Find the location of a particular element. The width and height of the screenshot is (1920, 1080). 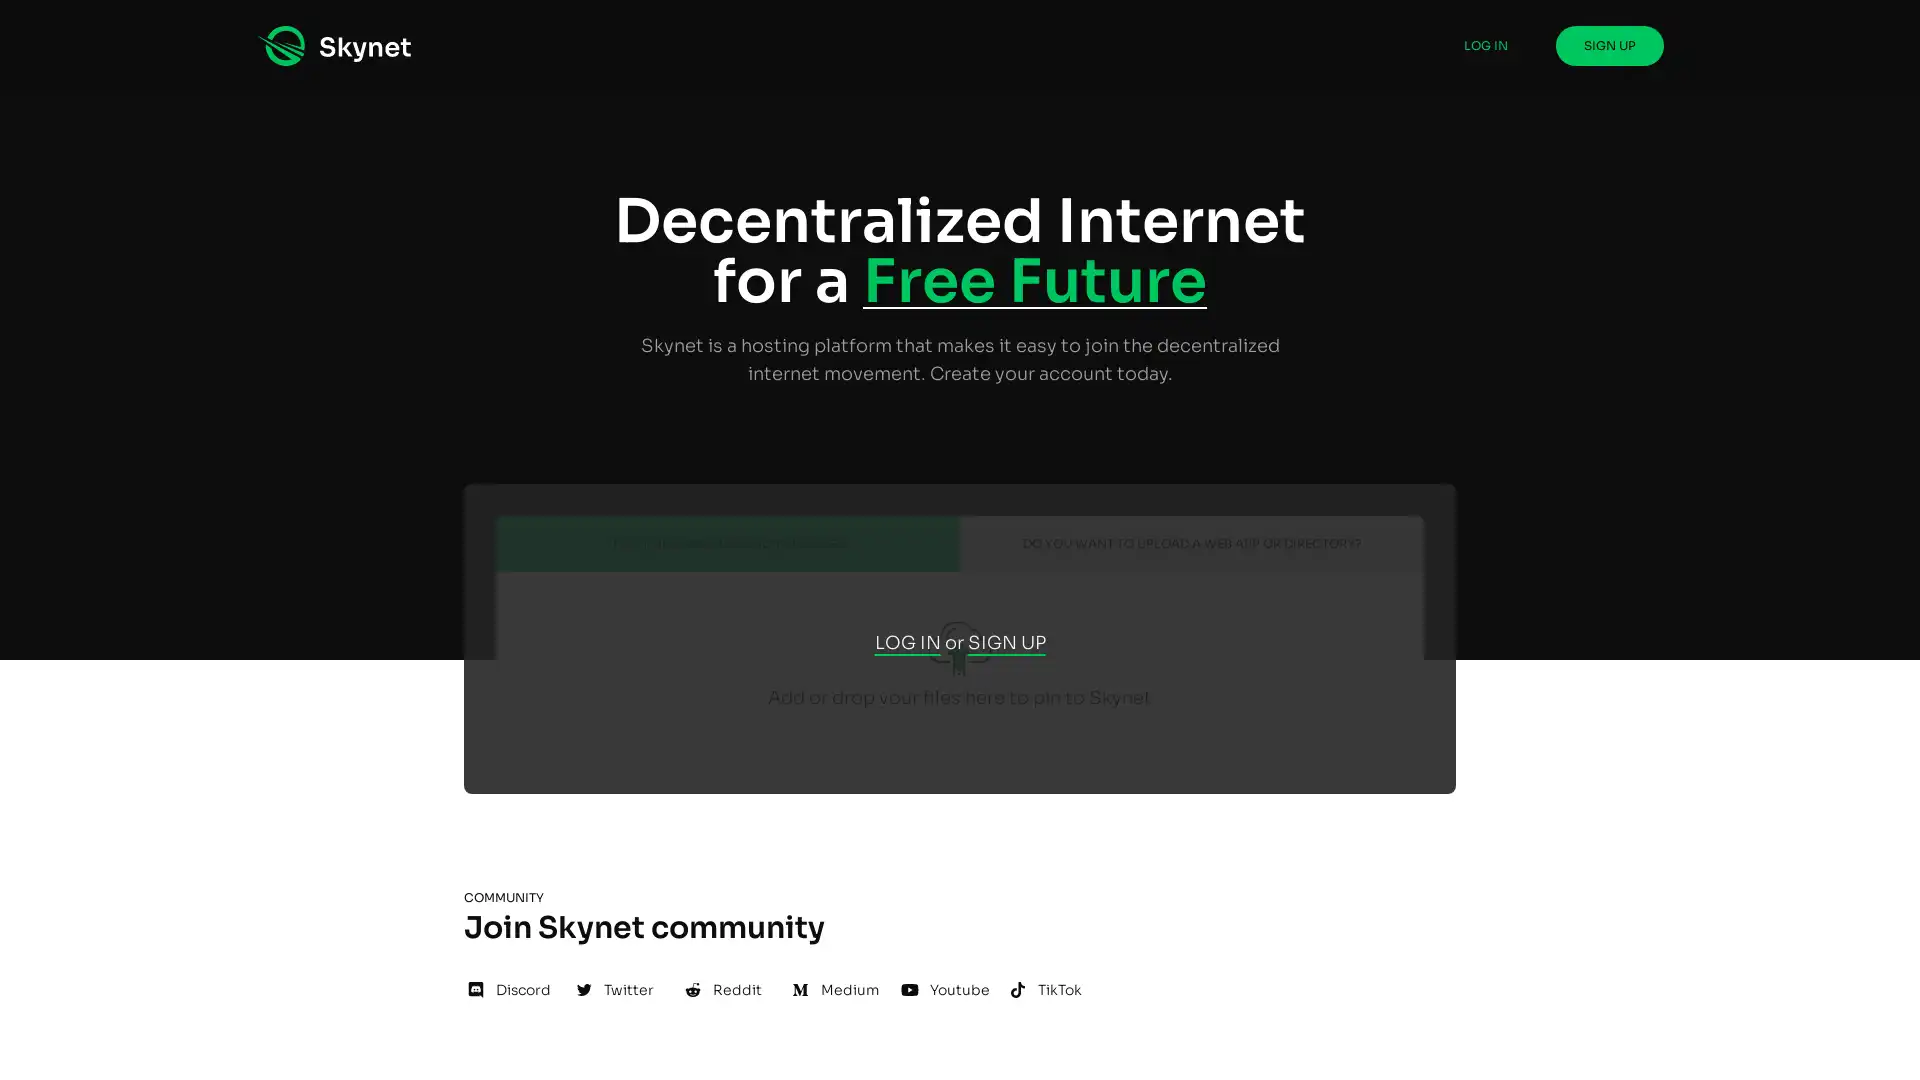

DO YOU WANT TO UPLOAD A WEB APP OR DIRECTORY? is located at coordinates (1191, 543).